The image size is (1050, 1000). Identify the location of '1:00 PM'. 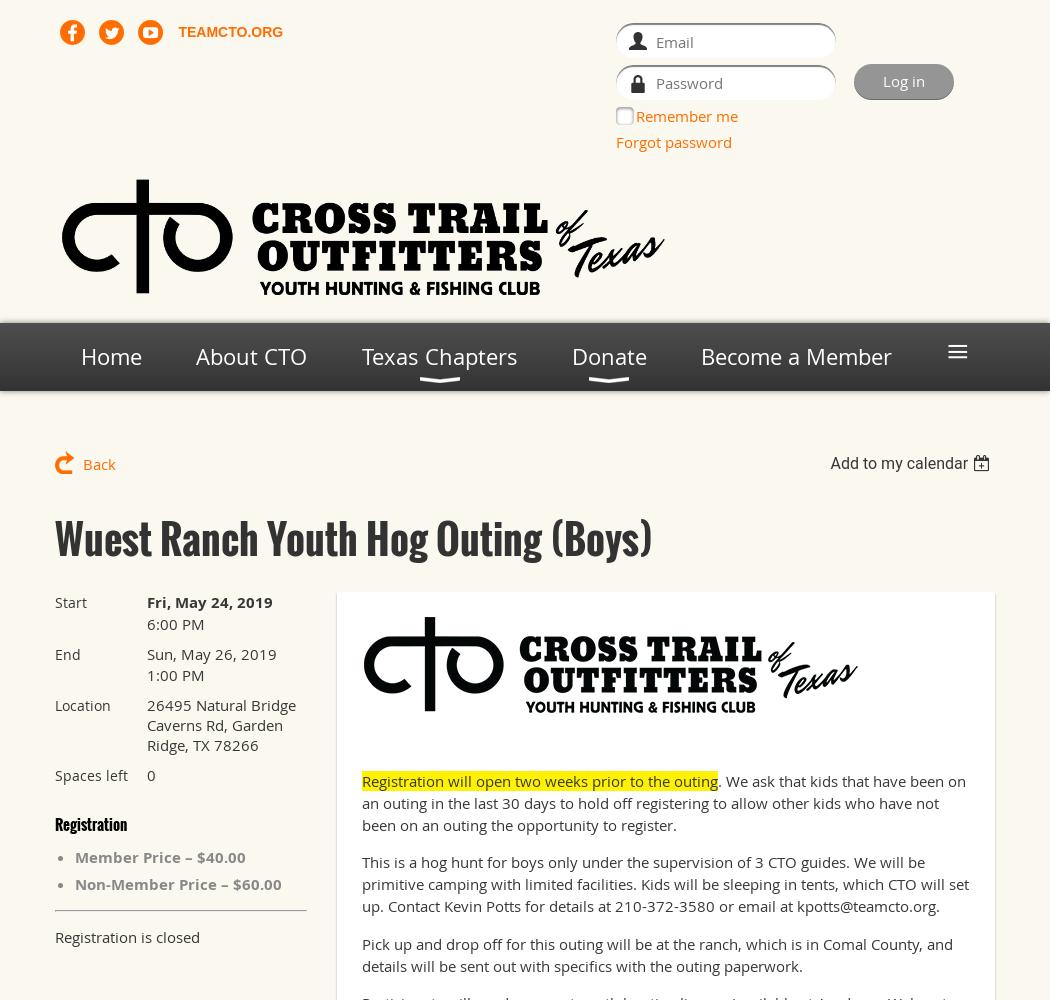
(175, 675).